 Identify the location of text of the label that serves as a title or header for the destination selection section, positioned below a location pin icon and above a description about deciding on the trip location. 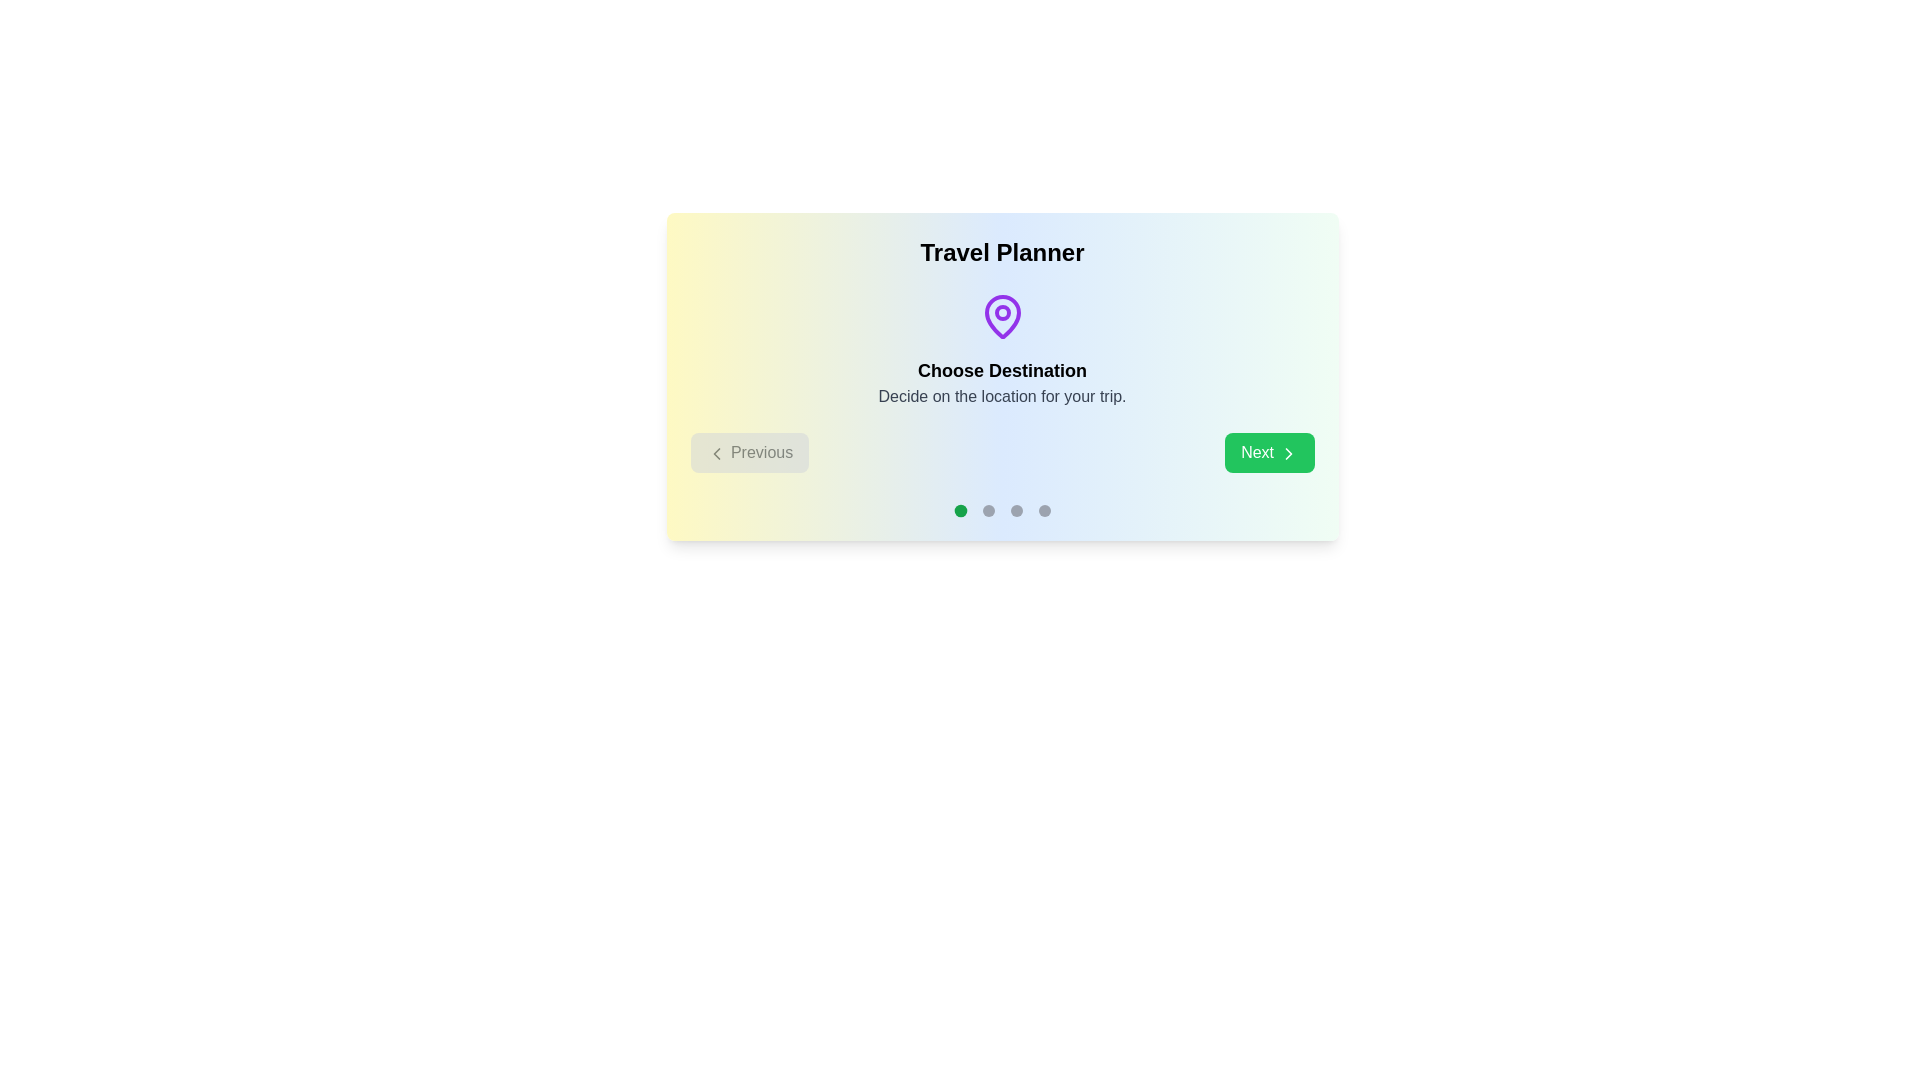
(1002, 370).